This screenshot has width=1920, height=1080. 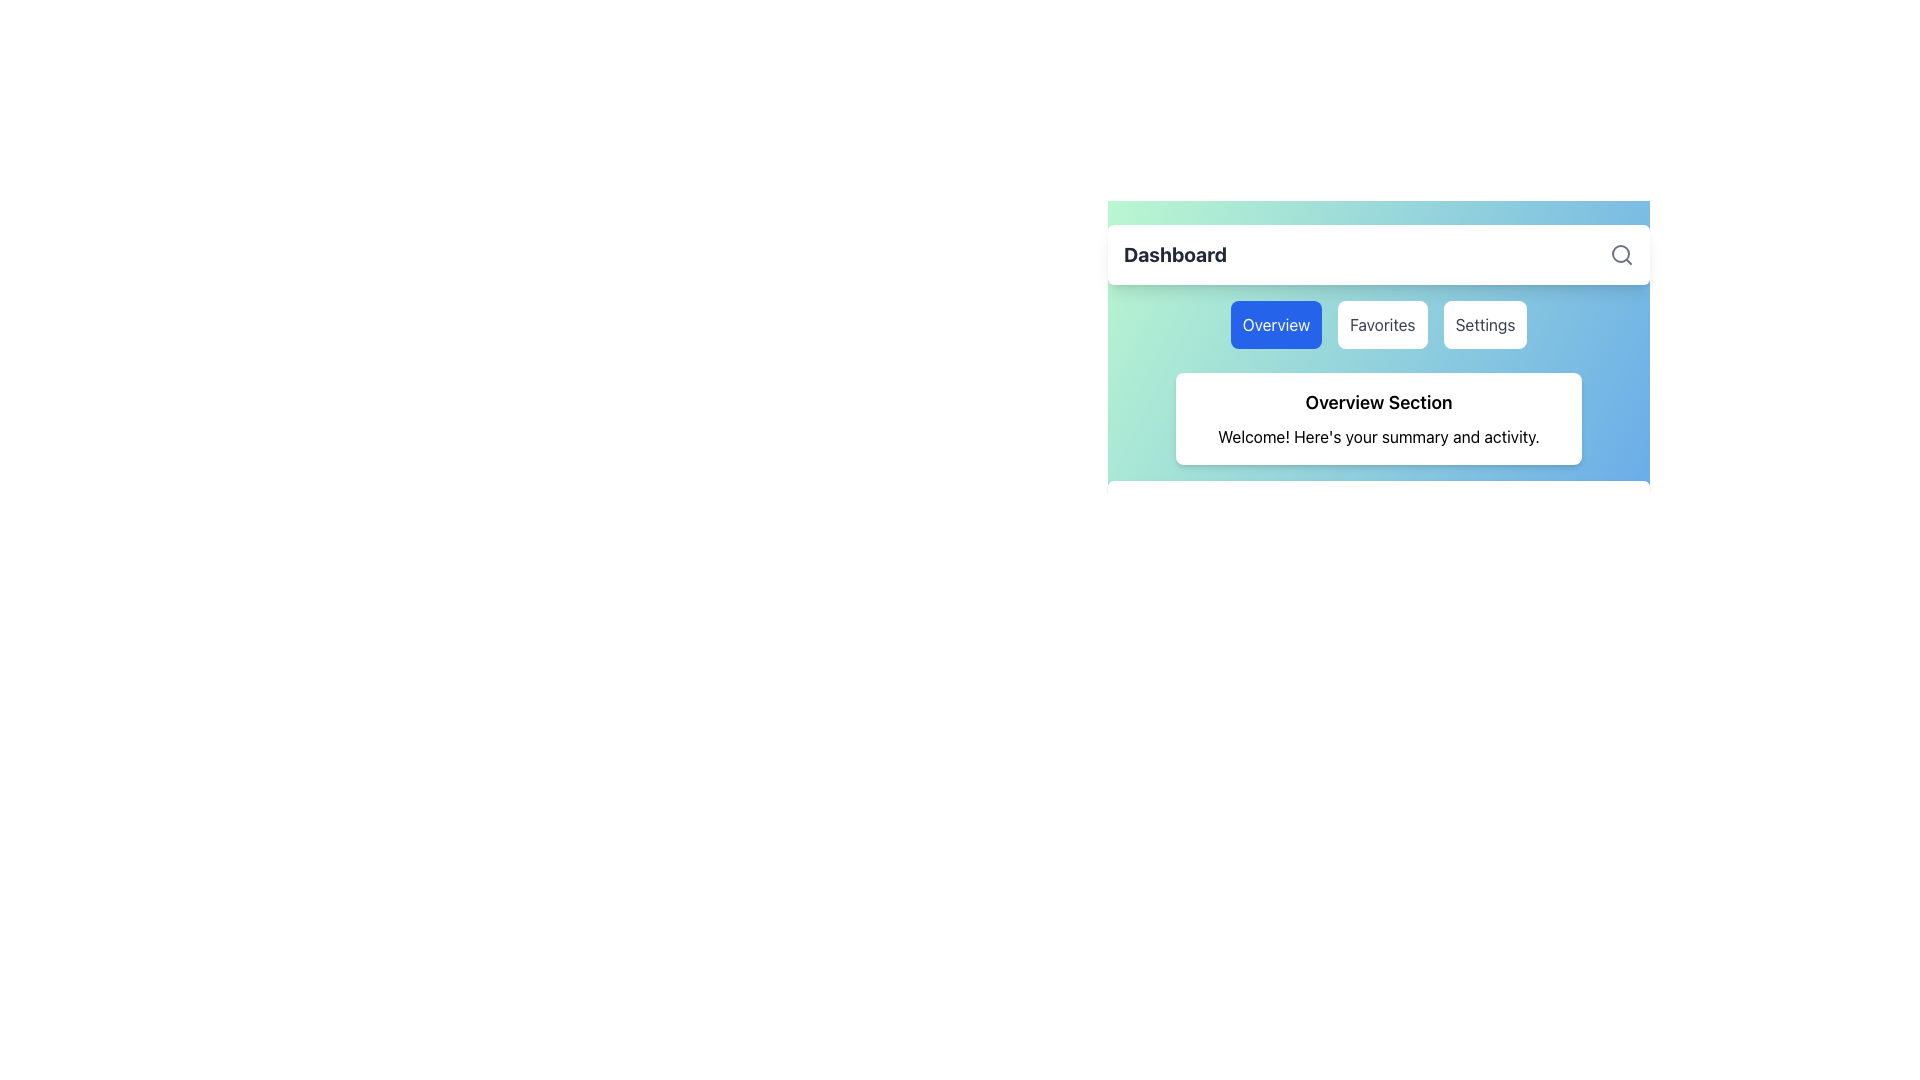 I want to click on the 'Favorites' button in the navigation panel located just below the 'Dashboard' header, so click(x=1377, y=323).